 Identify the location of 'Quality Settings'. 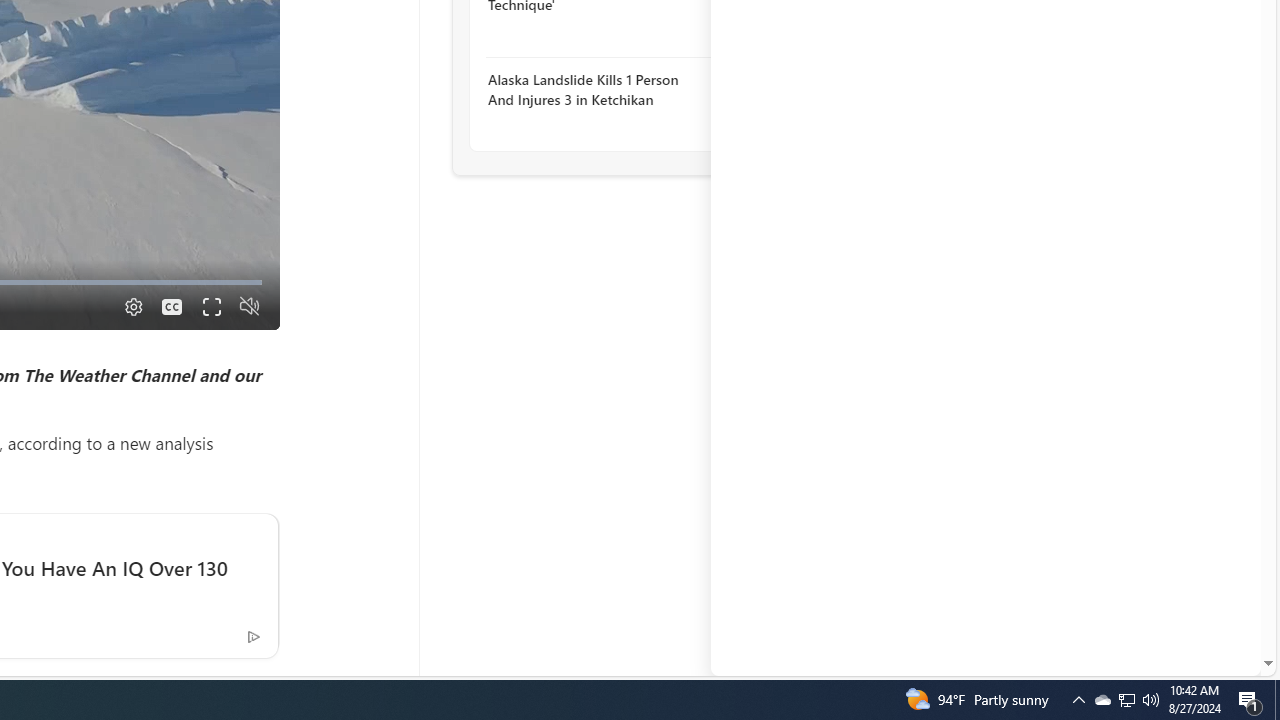
(130, 306).